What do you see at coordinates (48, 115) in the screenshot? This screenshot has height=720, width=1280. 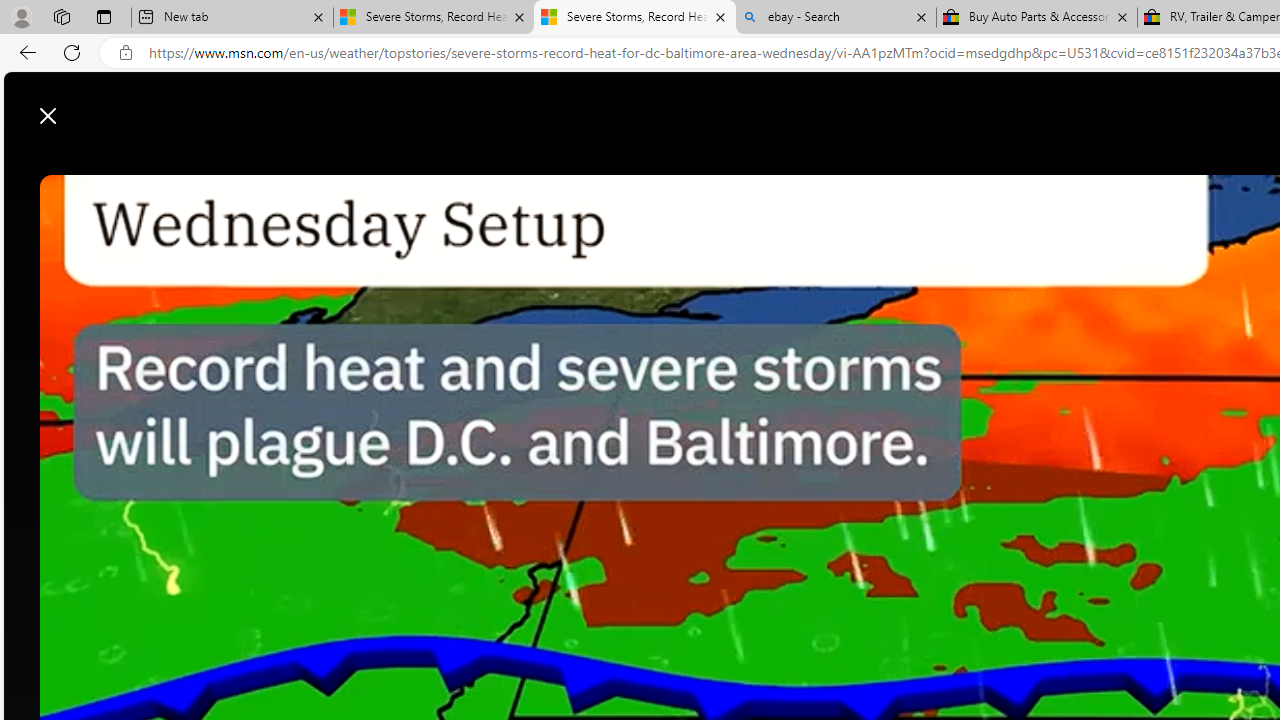 I see `'Class: control icon-only'` at bounding box center [48, 115].